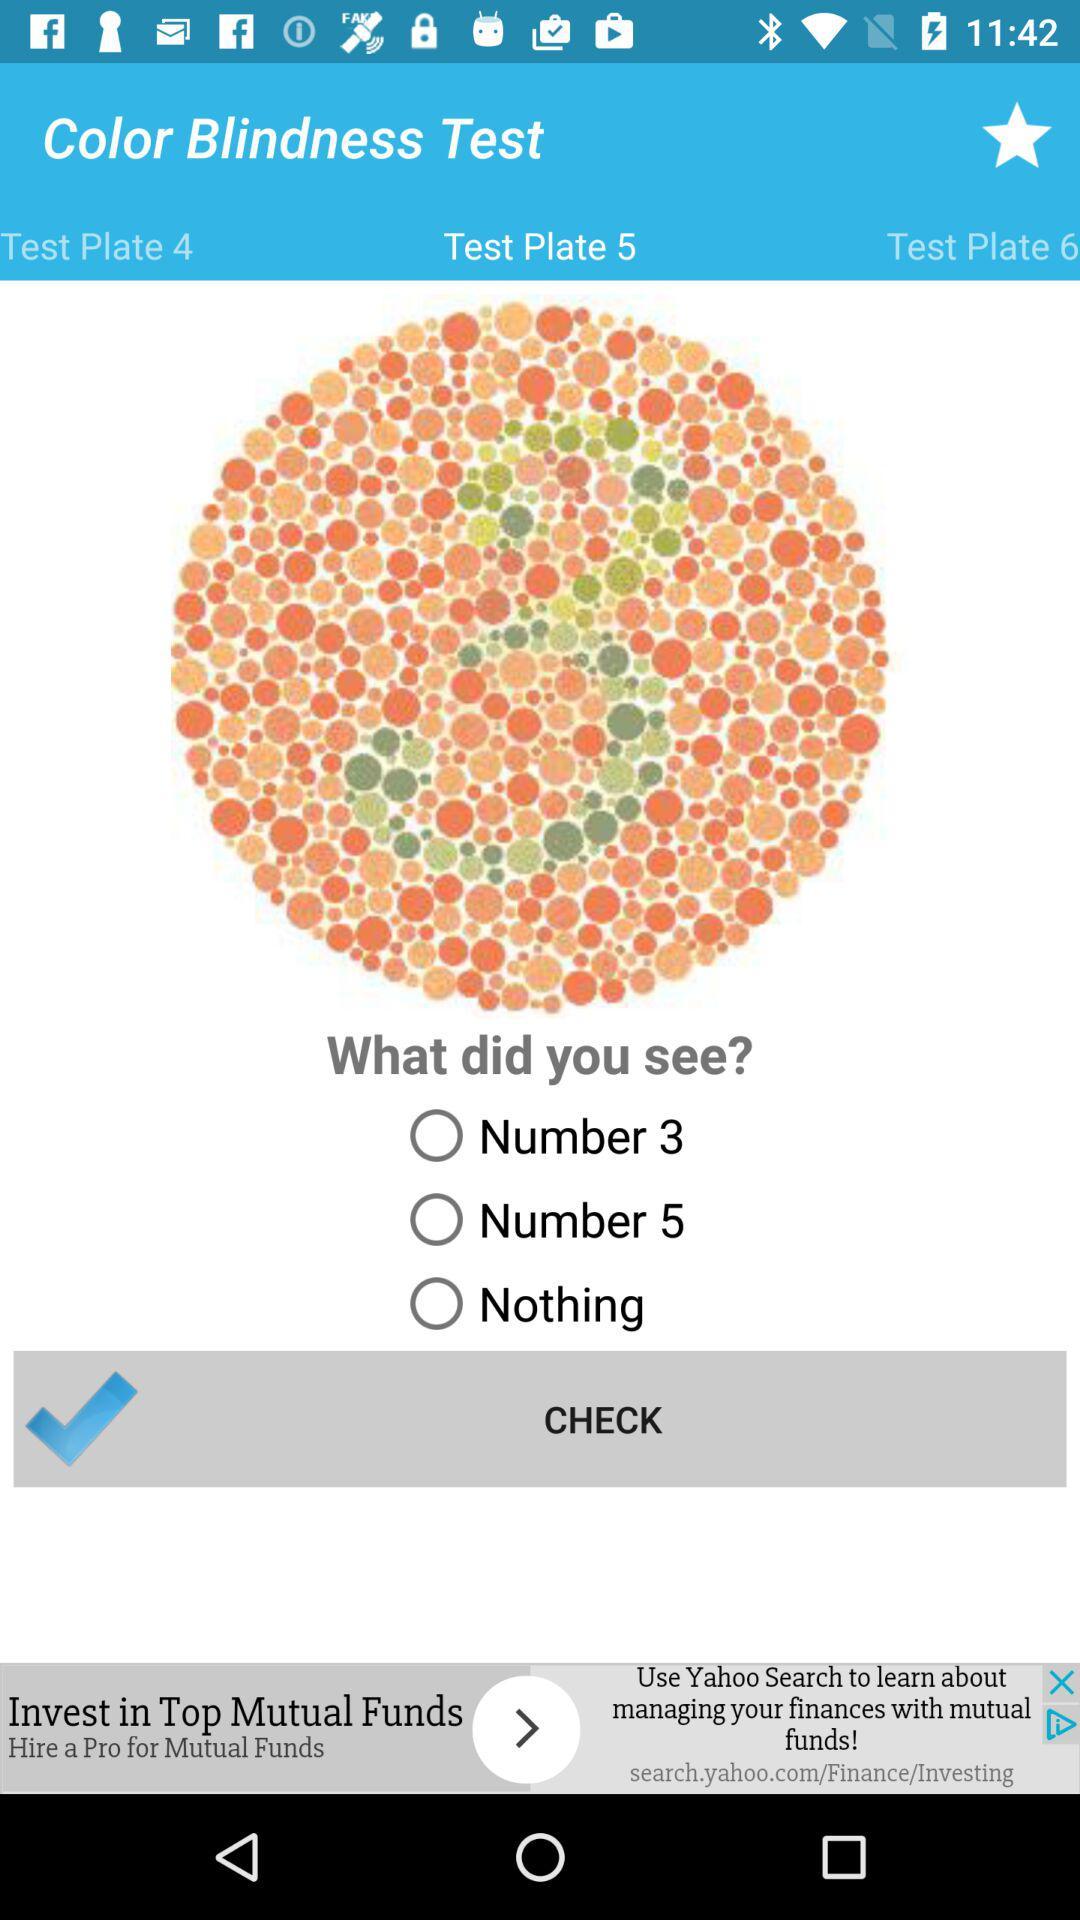 This screenshot has width=1080, height=1920. I want to click on colur figure reconer, so click(540, 1727).